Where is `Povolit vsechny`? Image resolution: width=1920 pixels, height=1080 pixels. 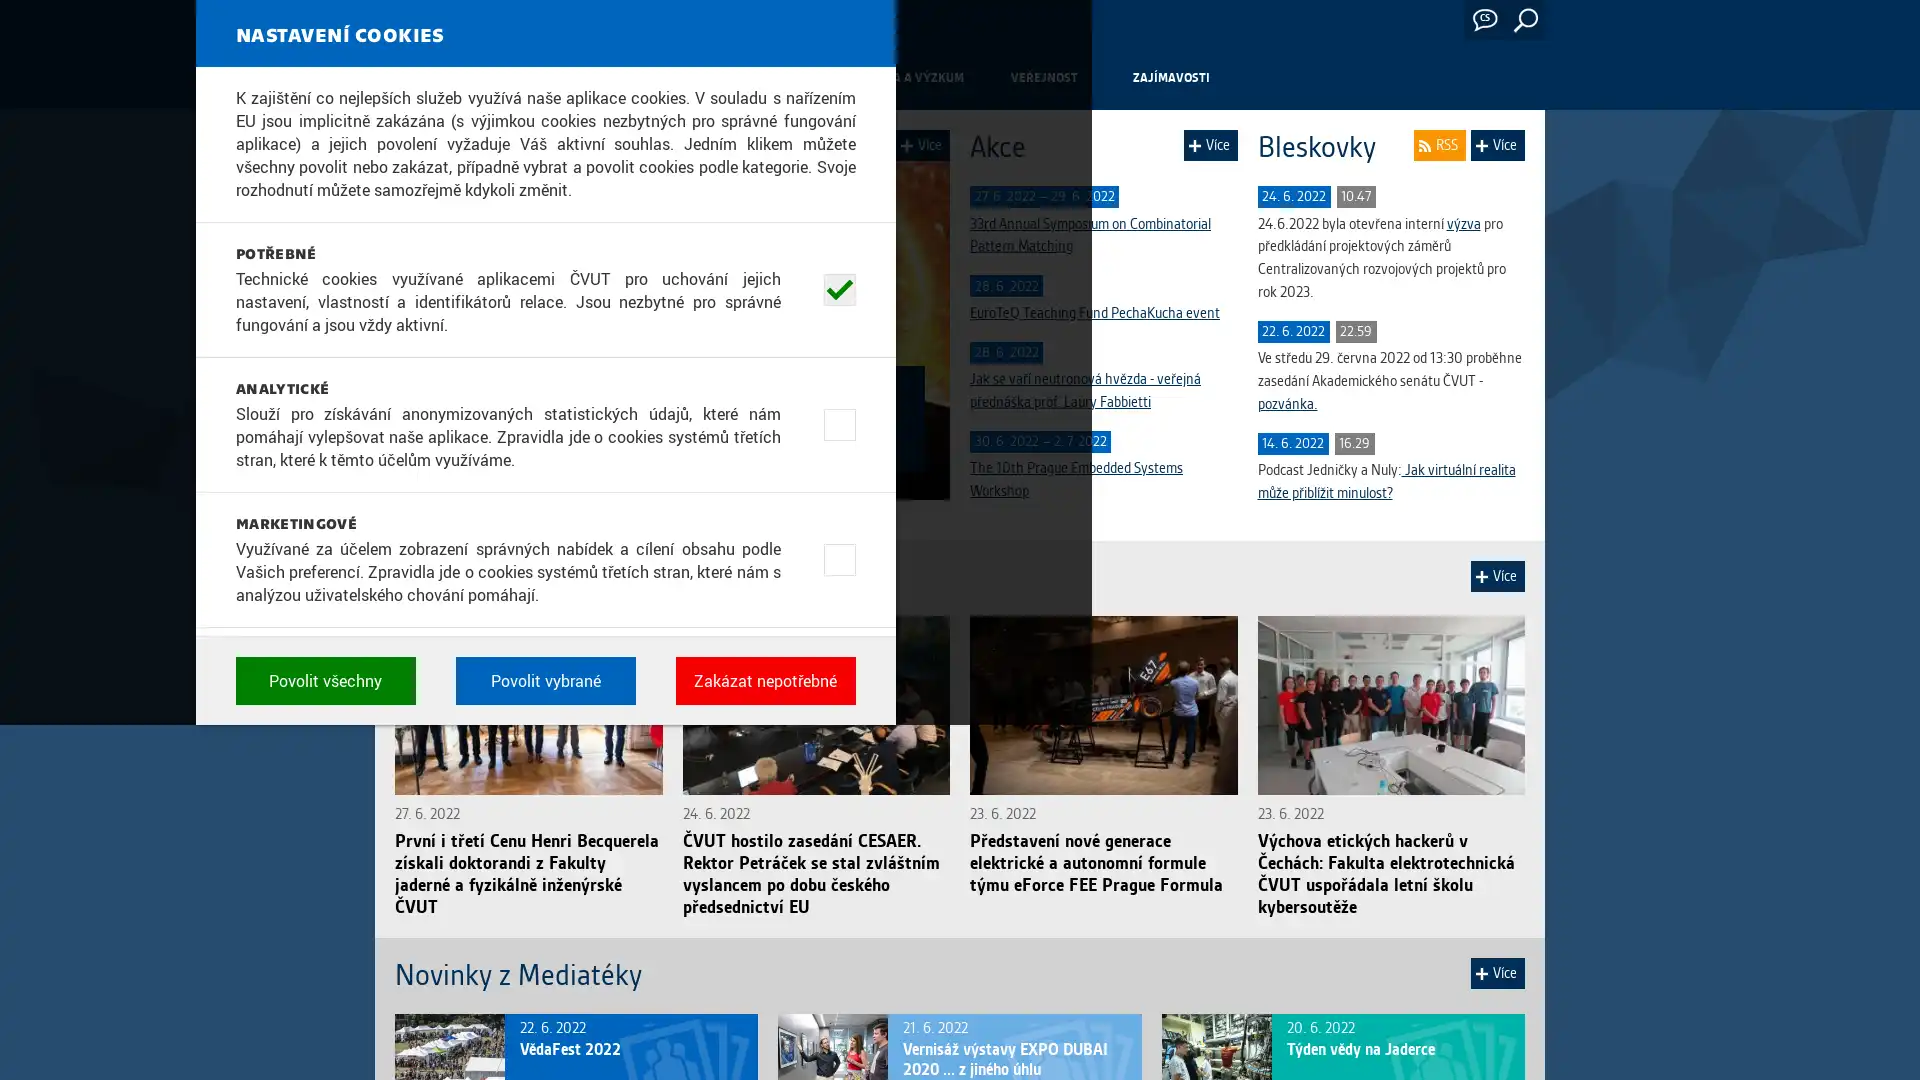
Povolit vsechny is located at coordinates (738, 985).